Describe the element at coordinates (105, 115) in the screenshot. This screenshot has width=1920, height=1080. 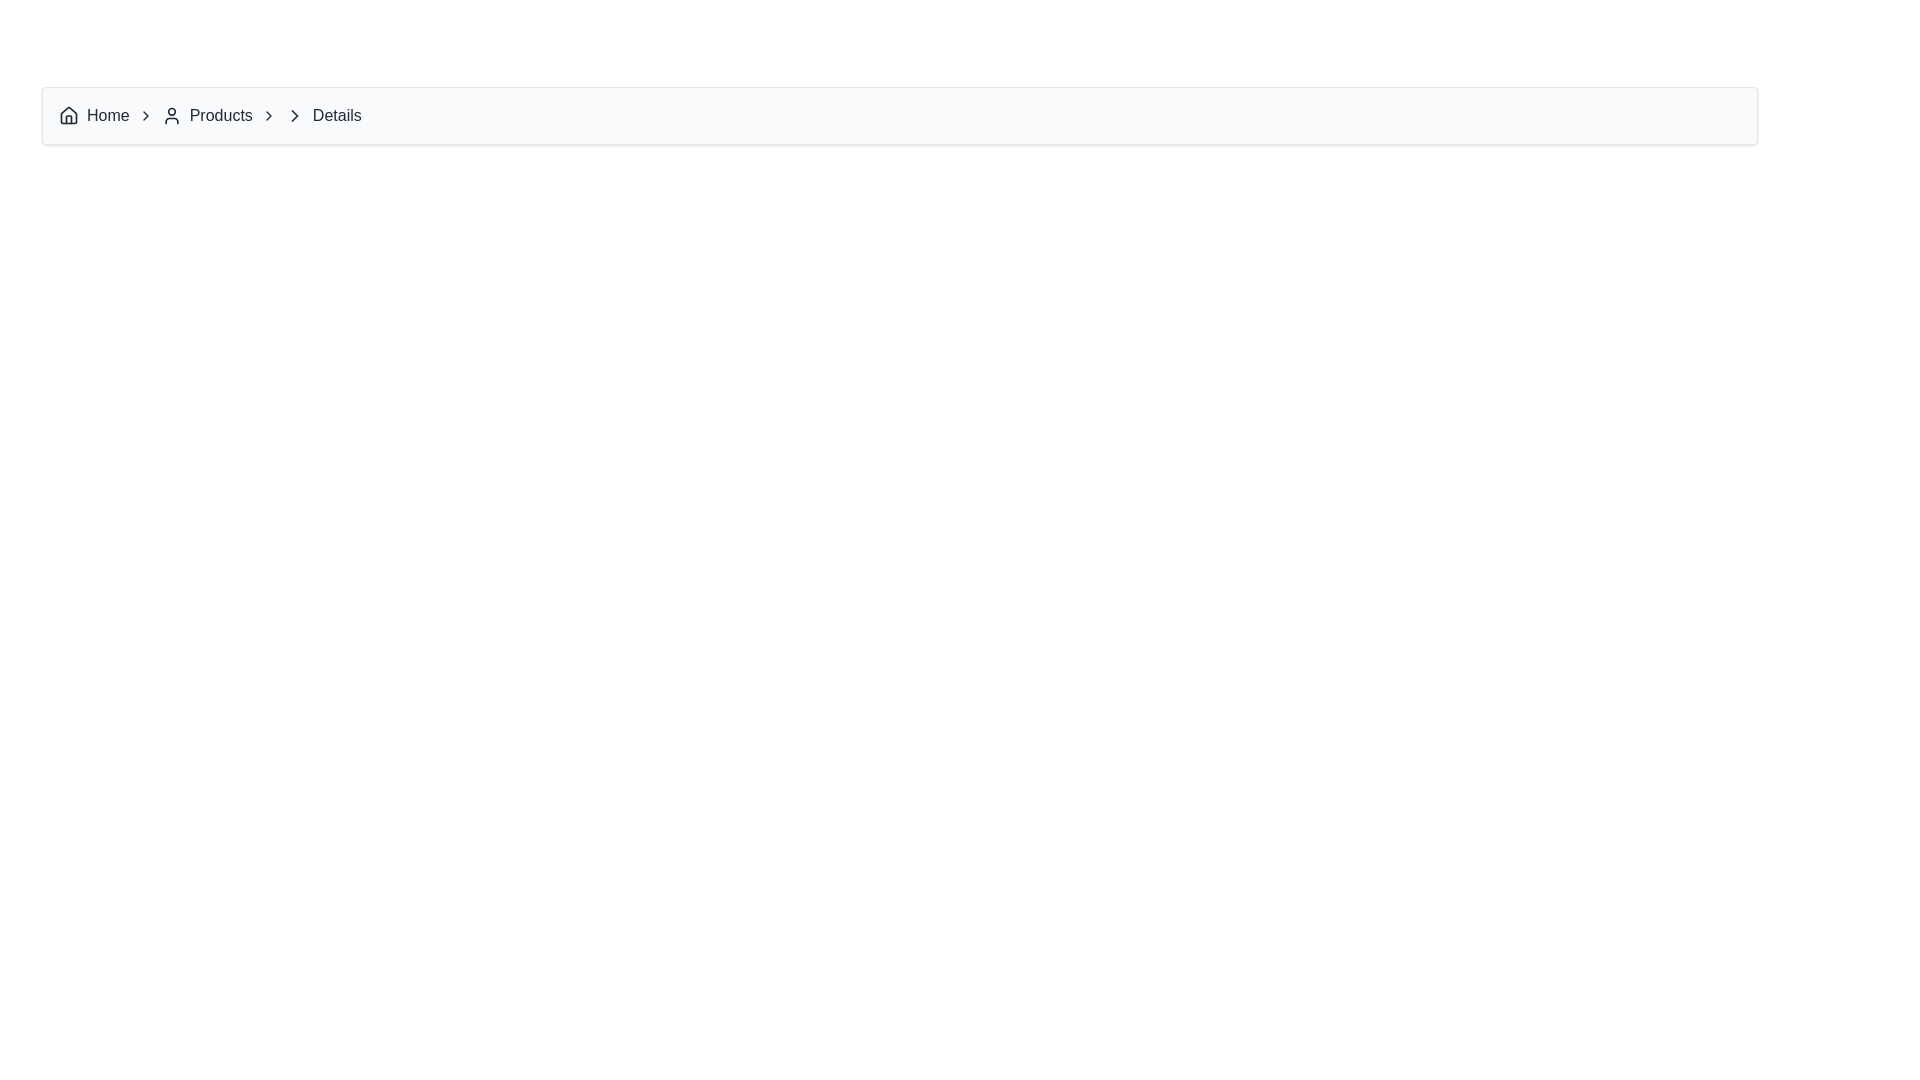
I see `the 'Home' breadcrumb navigation link, which is the first segment in the breadcrumb line` at that location.